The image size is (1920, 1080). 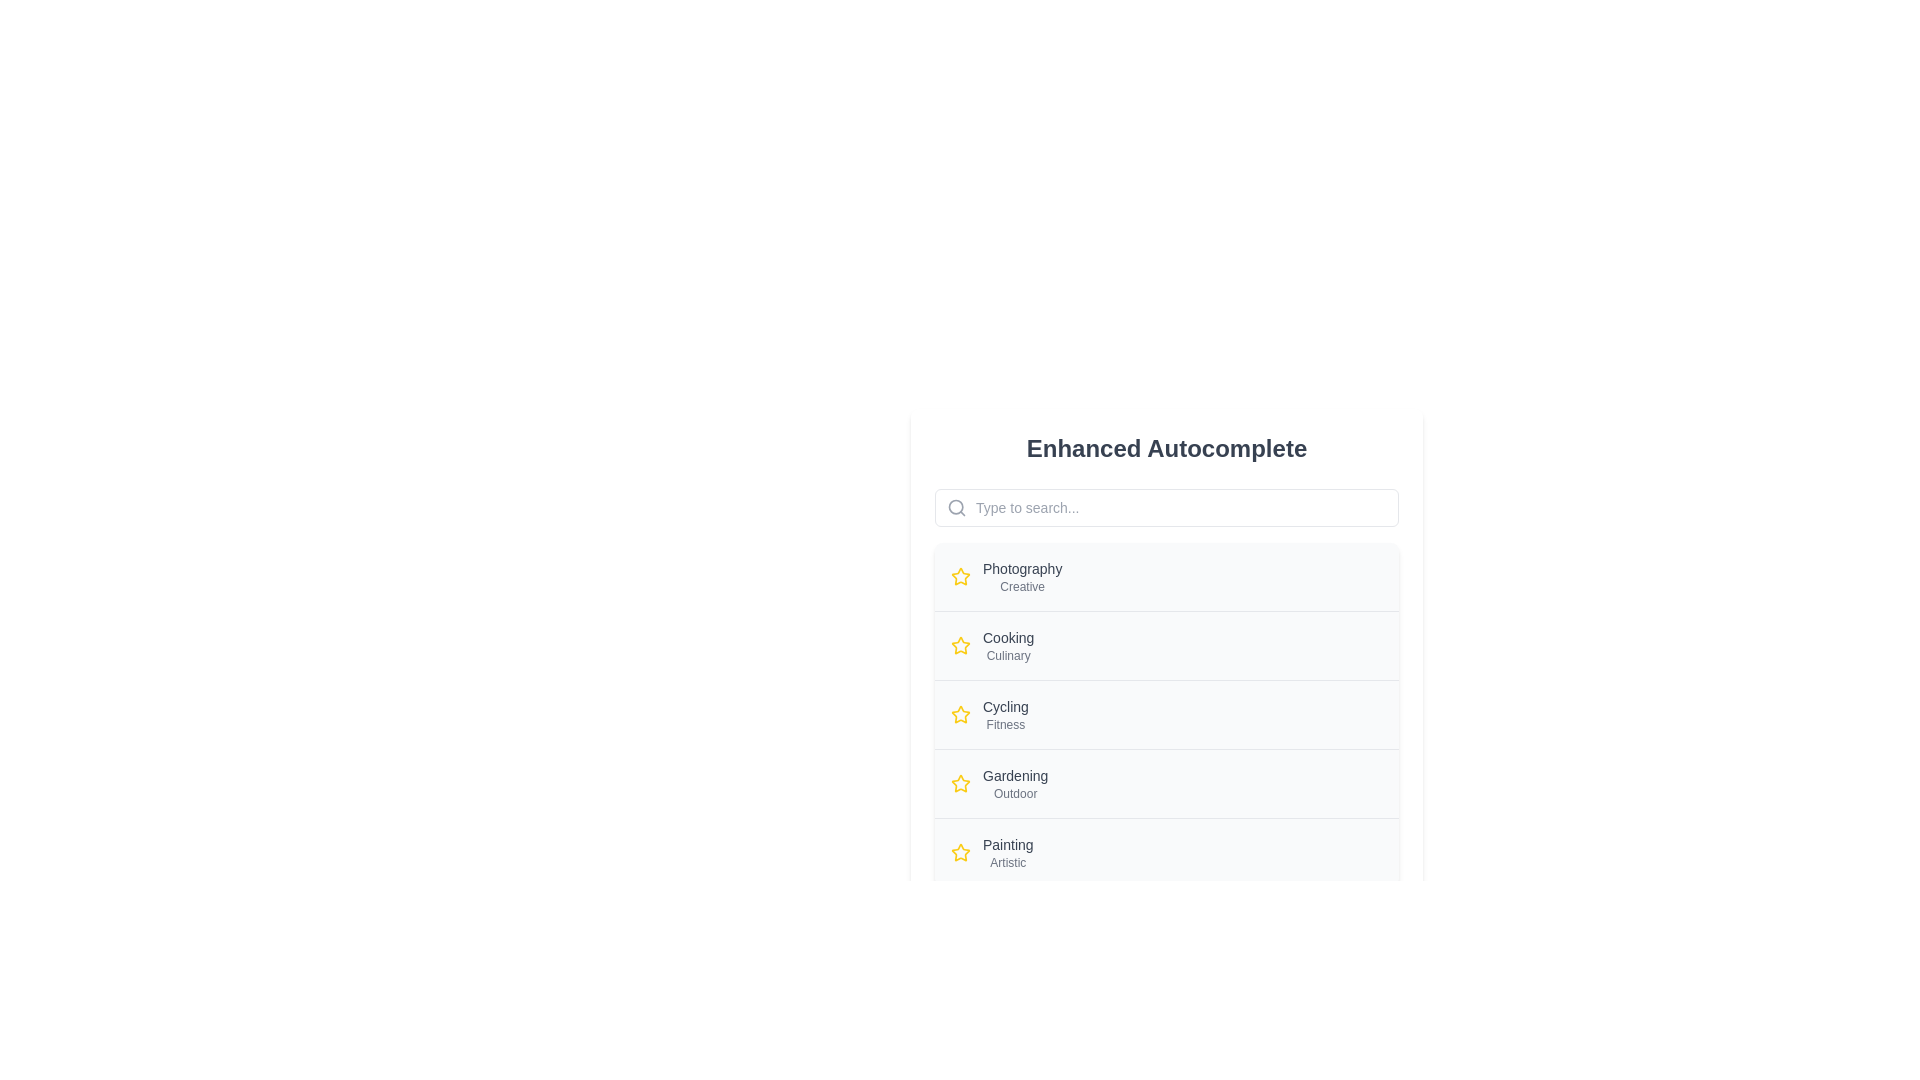 What do you see at coordinates (1008, 862) in the screenshot?
I see `the text label reading 'Artistic', which is styled in gray font and located beneath the text 'Painting' in the card layout under 'Enhanced Autocomplete'` at bounding box center [1008, 862].